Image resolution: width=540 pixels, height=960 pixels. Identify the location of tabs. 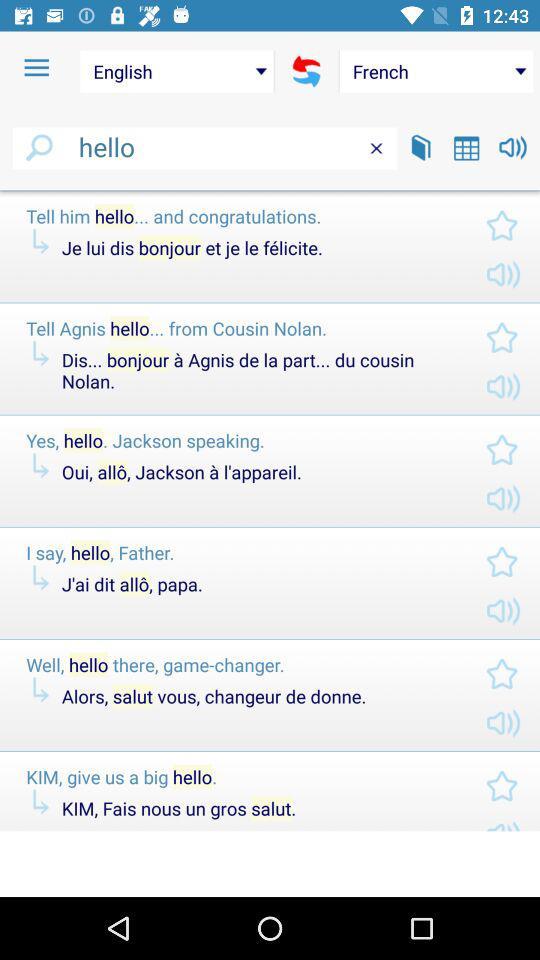
(466, 147).